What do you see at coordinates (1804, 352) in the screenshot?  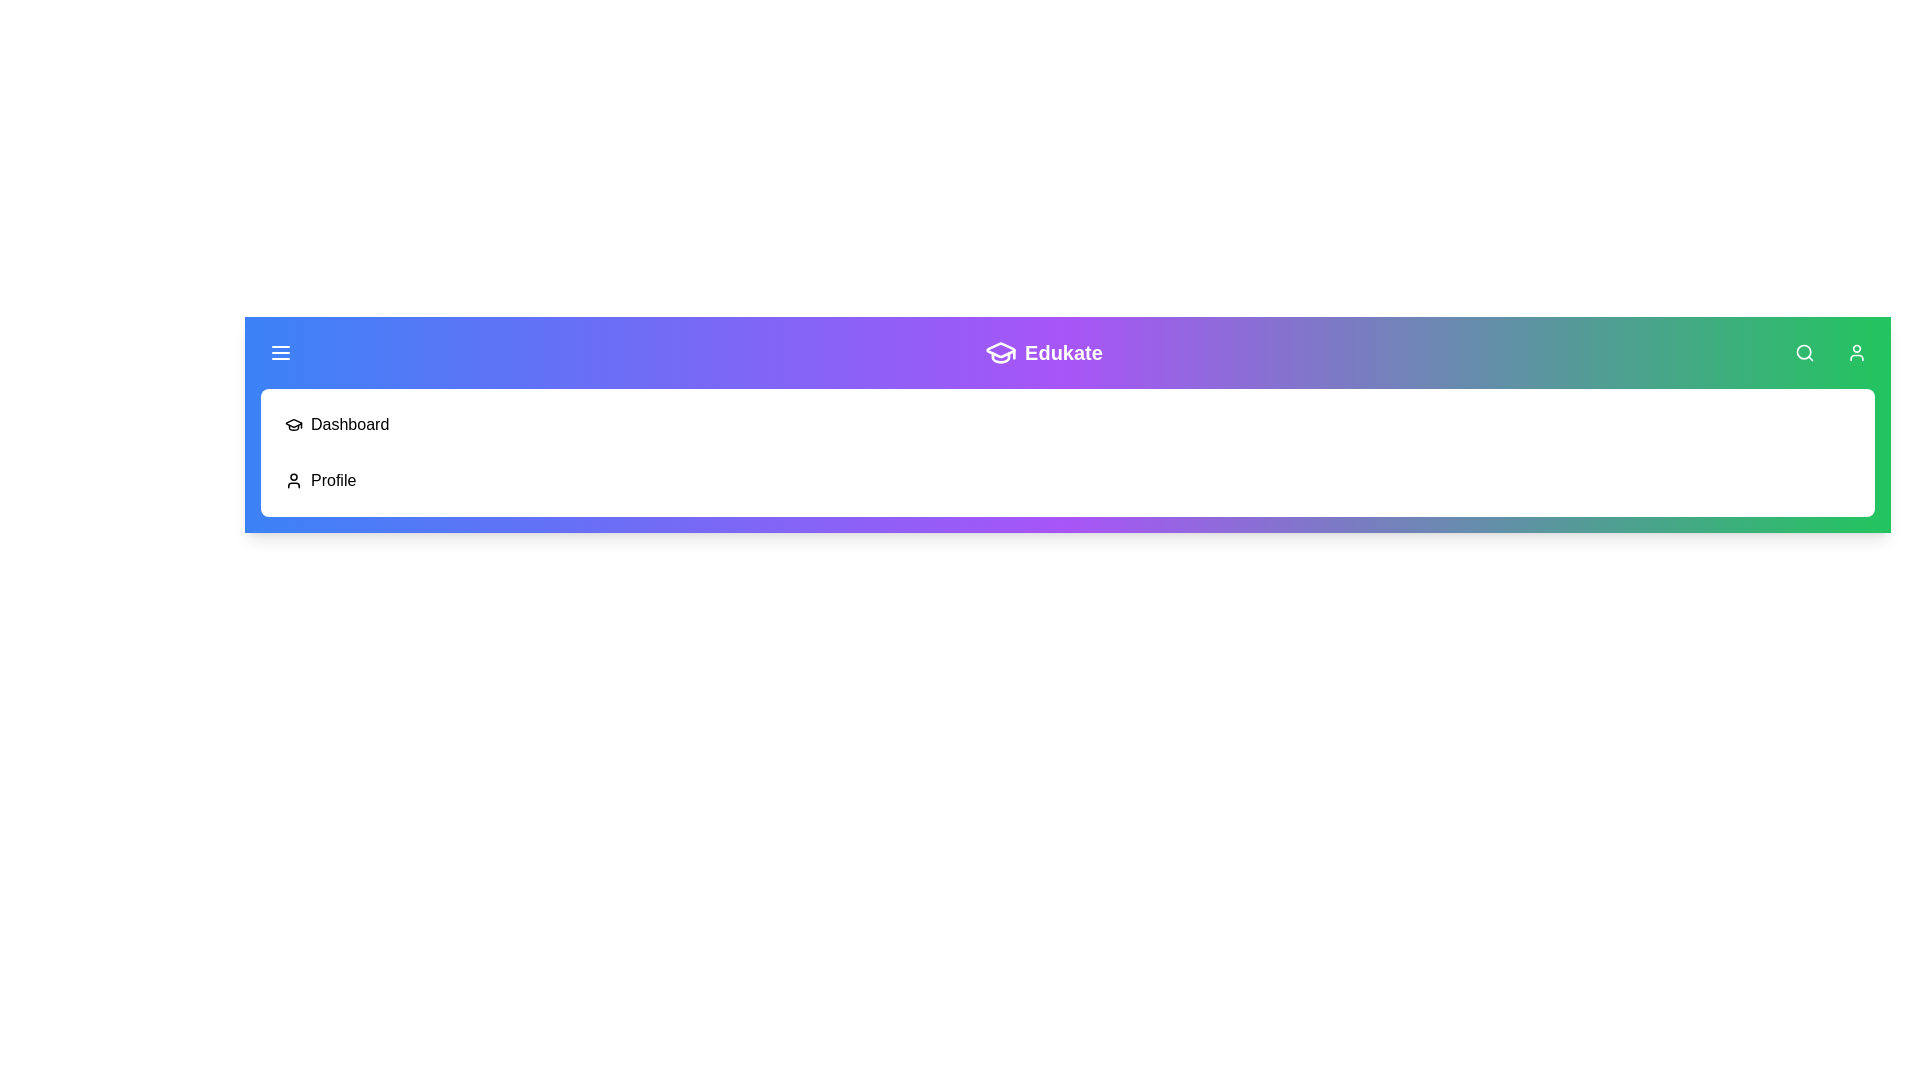 I see `the 'Search' icon in the ModernEducationAppBar` at bounding box center [1804, 352].